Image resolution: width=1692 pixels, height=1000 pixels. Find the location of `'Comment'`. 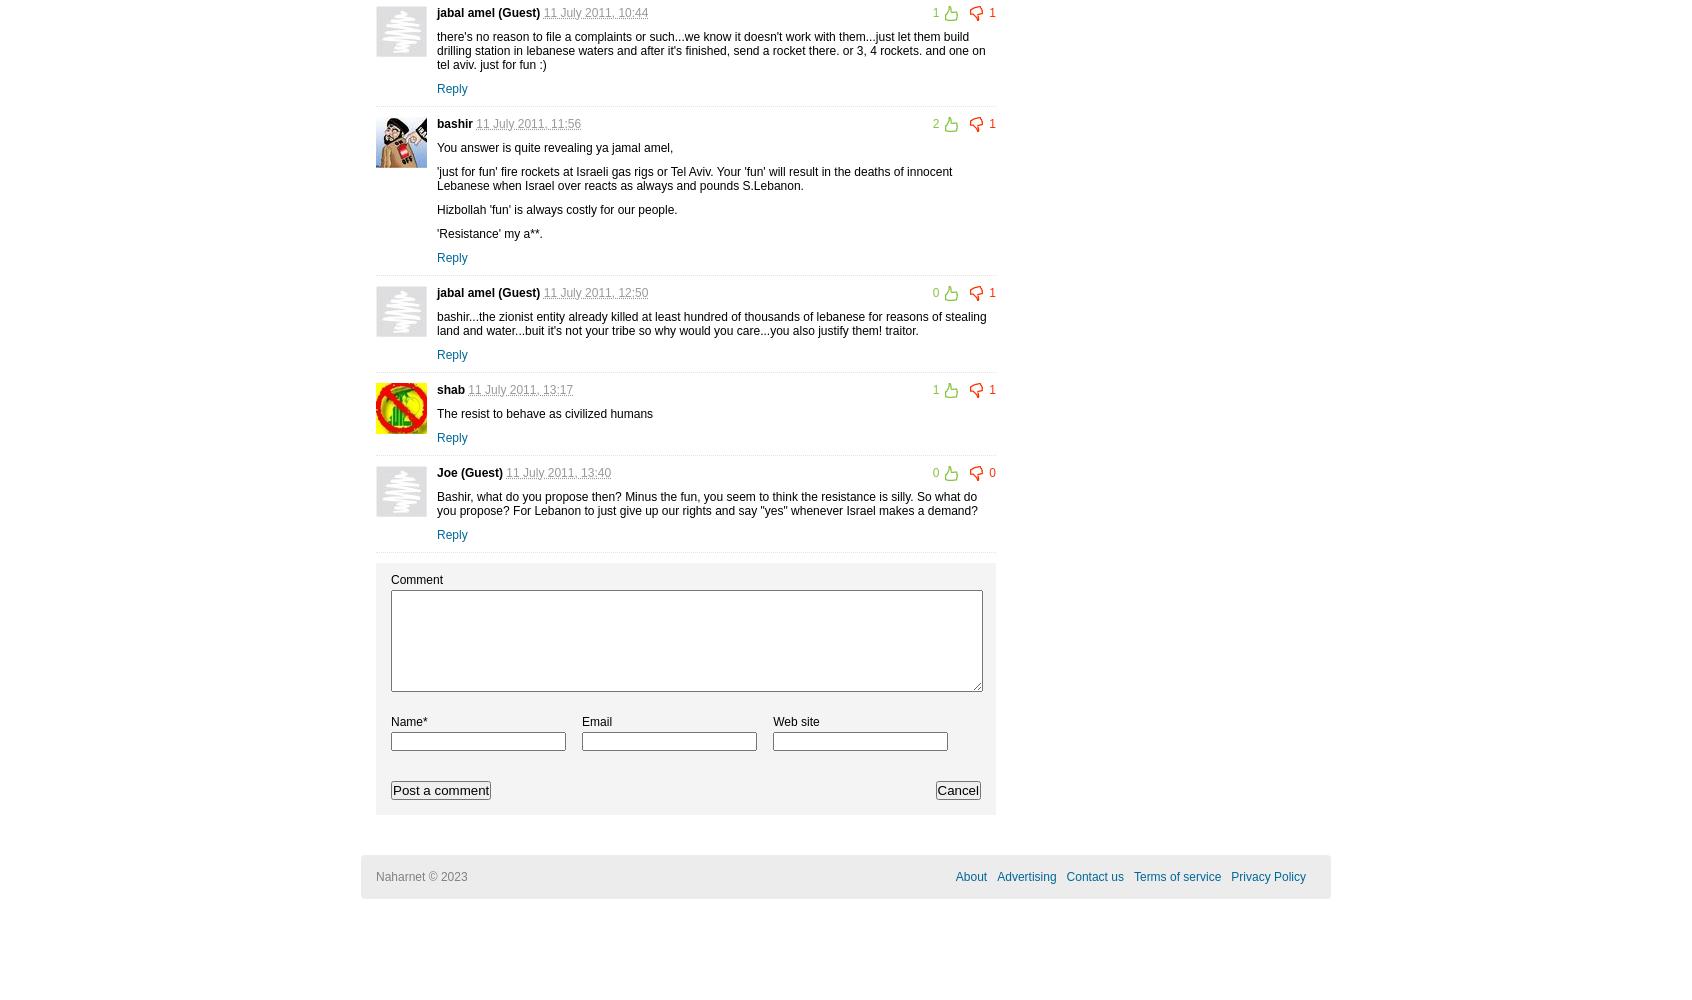

'Comment' is located at coordinates (417, 578).